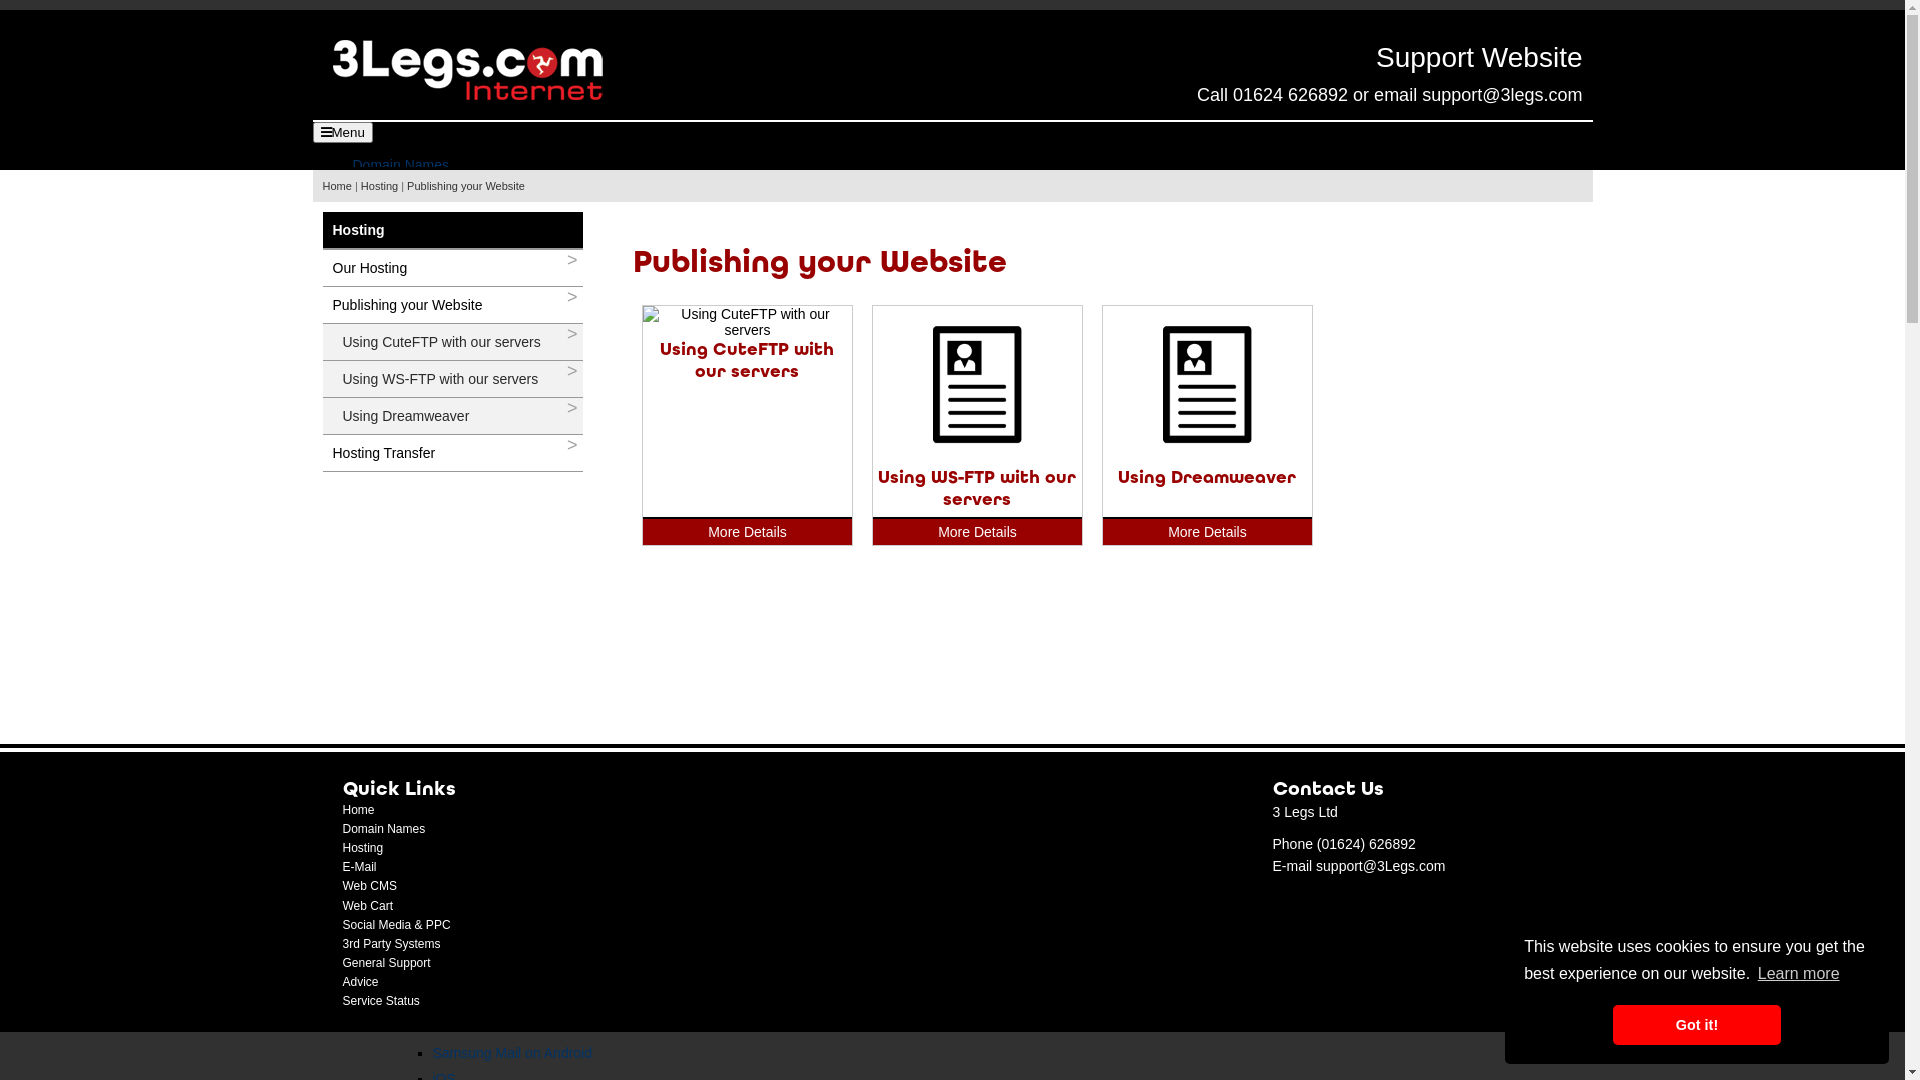 The width and height of the screenshot is (1920, 1080). Describe the element at coordinates (431, 223) in the screenshot. I see `'Terms of Registration'` at that location.